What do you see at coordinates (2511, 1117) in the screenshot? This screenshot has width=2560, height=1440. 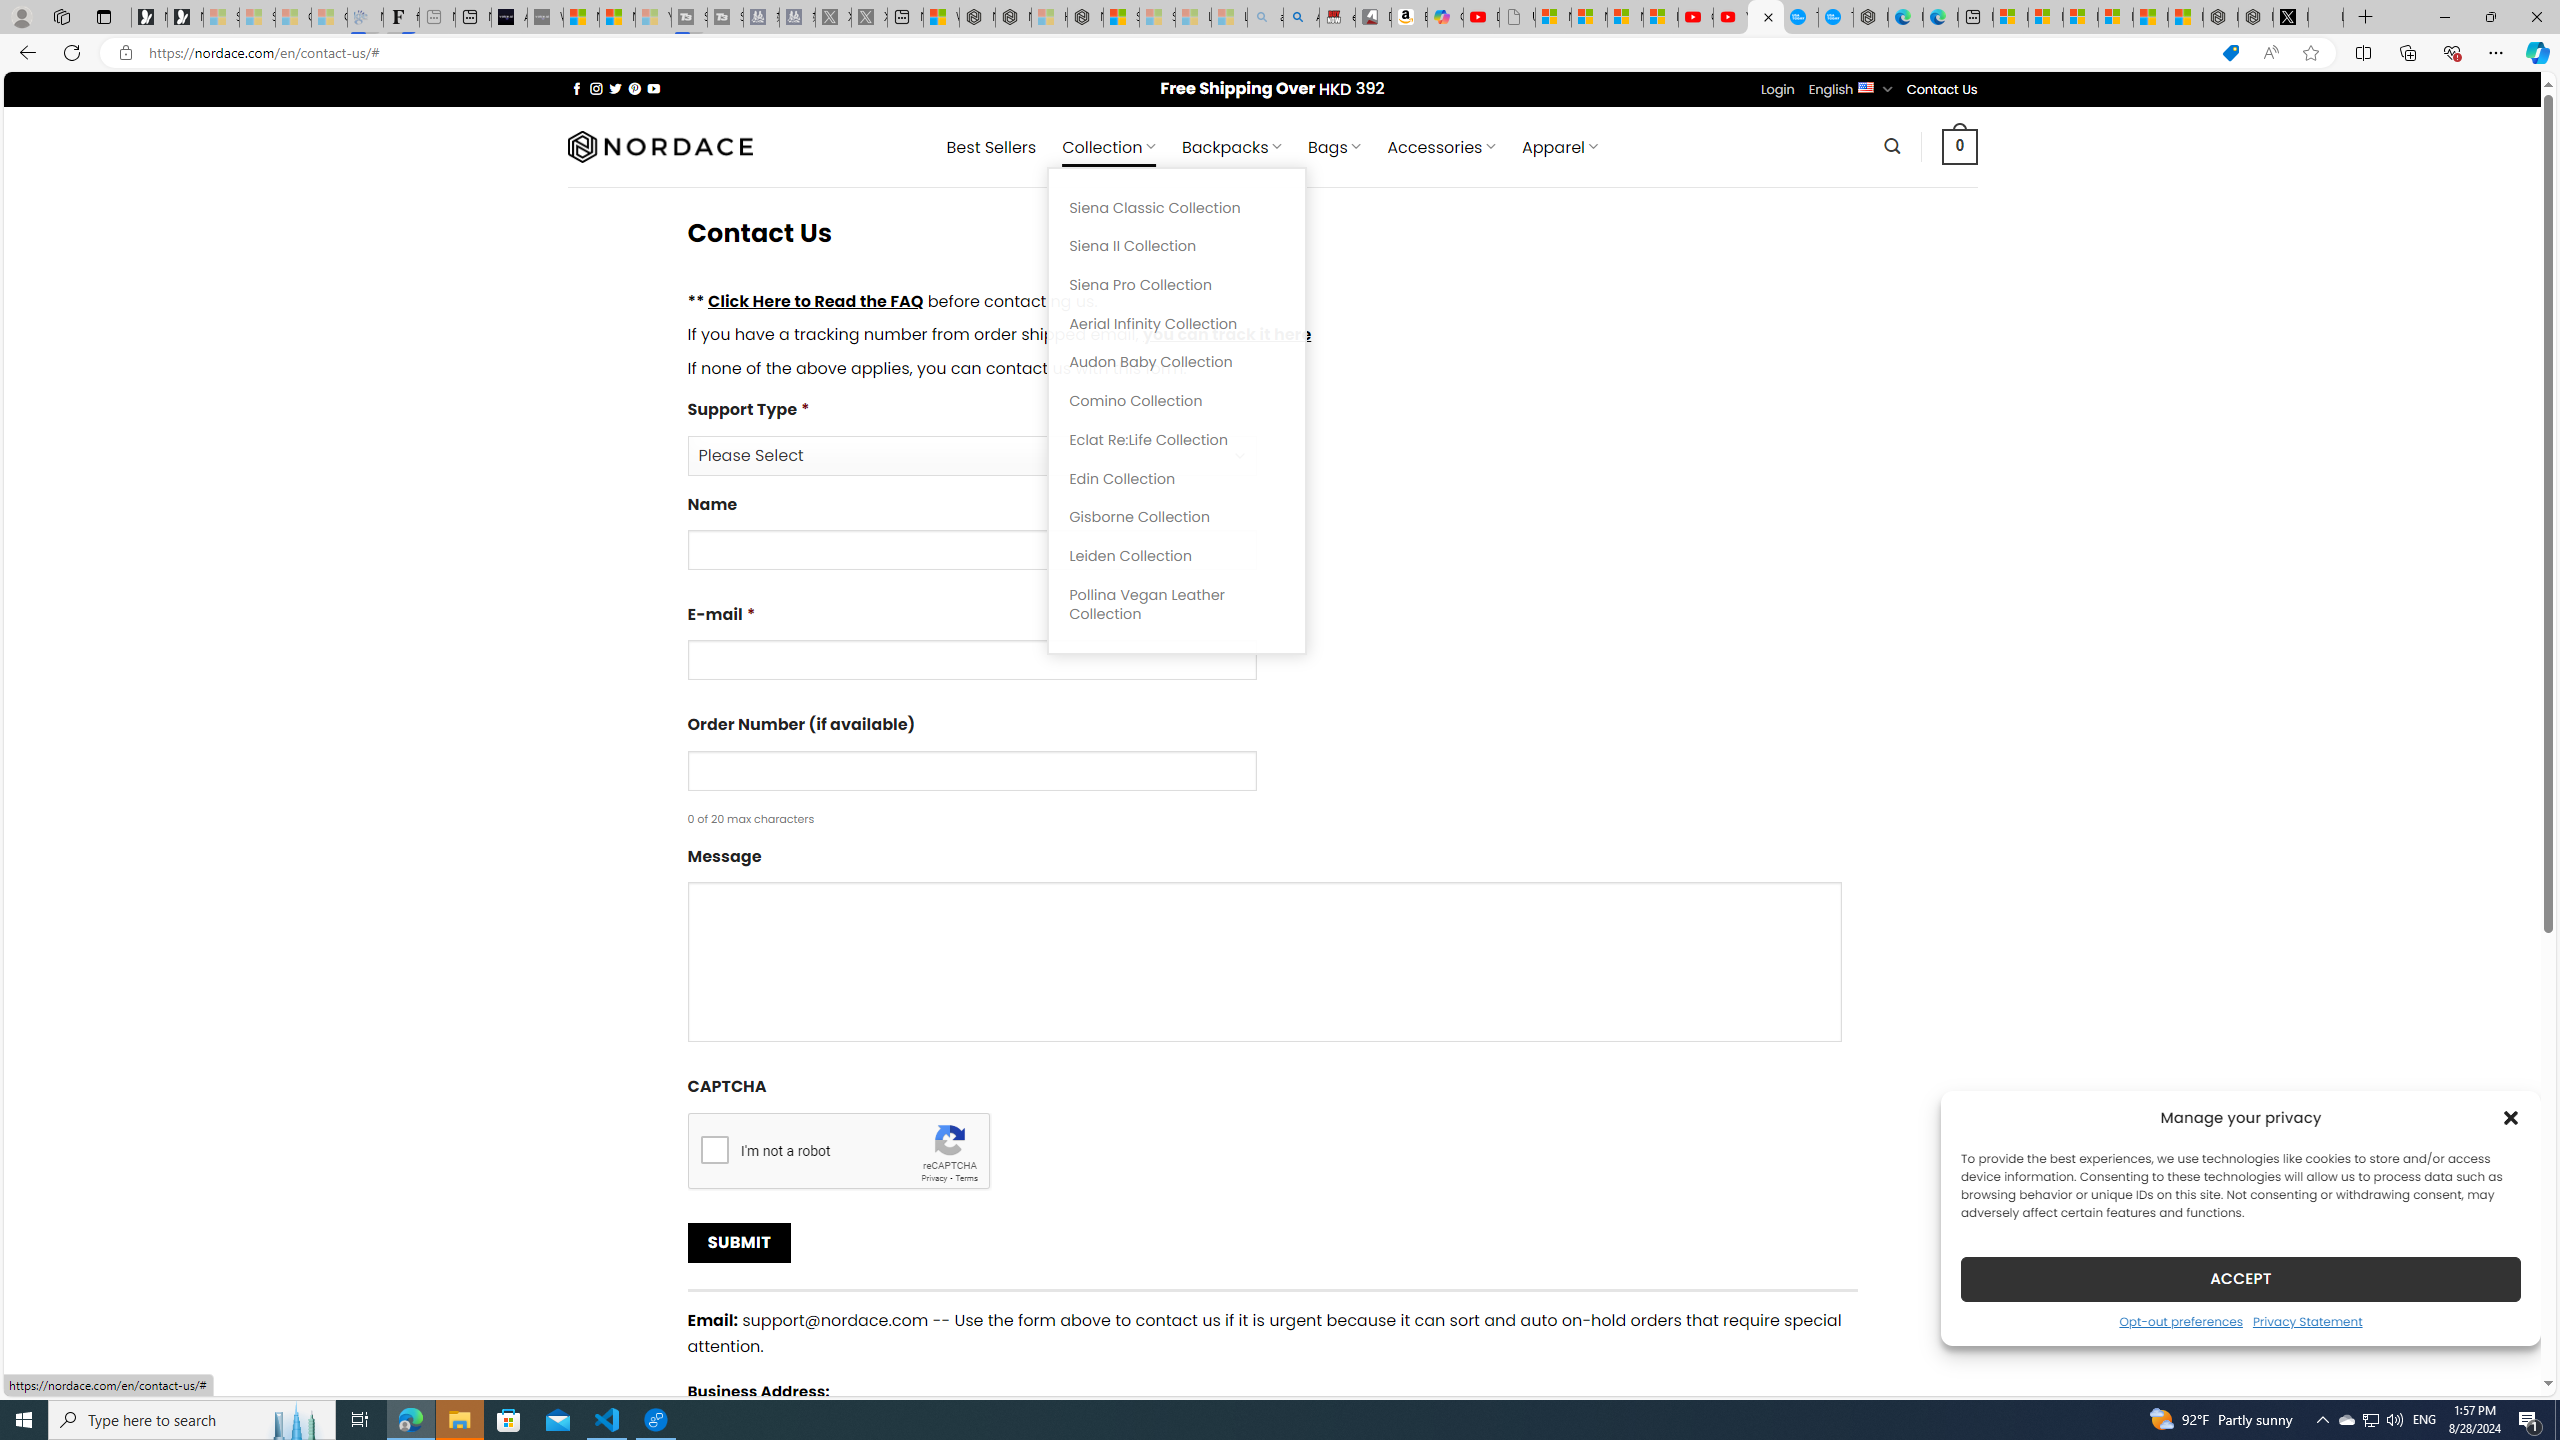 I see `'Class: cmplz-close'` at bounding box center [2511, 1117].